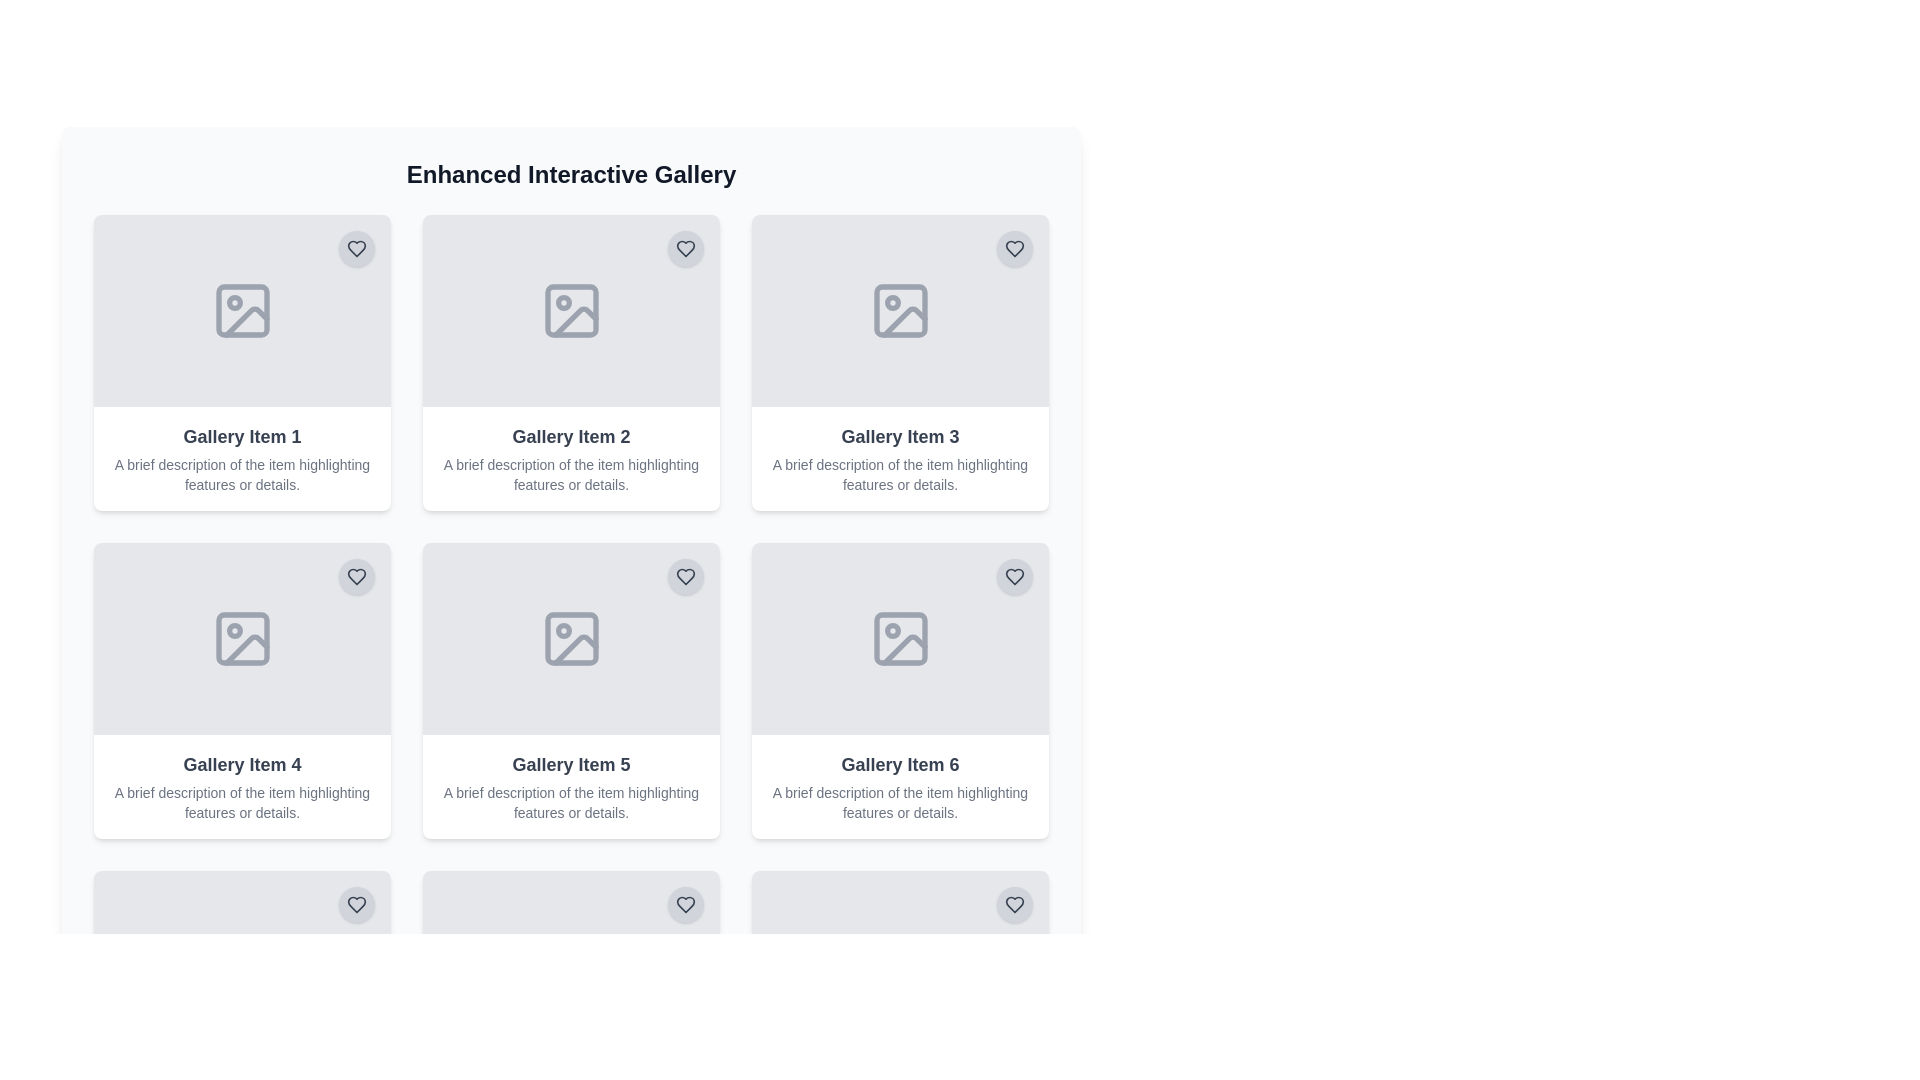 This screenshot has height=1080, width=1920. What do you see at coordinates (570, 966) in the screenshot?
I see `the heart button within the 'Gallery Item 8' component to favorite the item, which is located in the third row, second column of the grid layout` at bounding box center [570, 966].